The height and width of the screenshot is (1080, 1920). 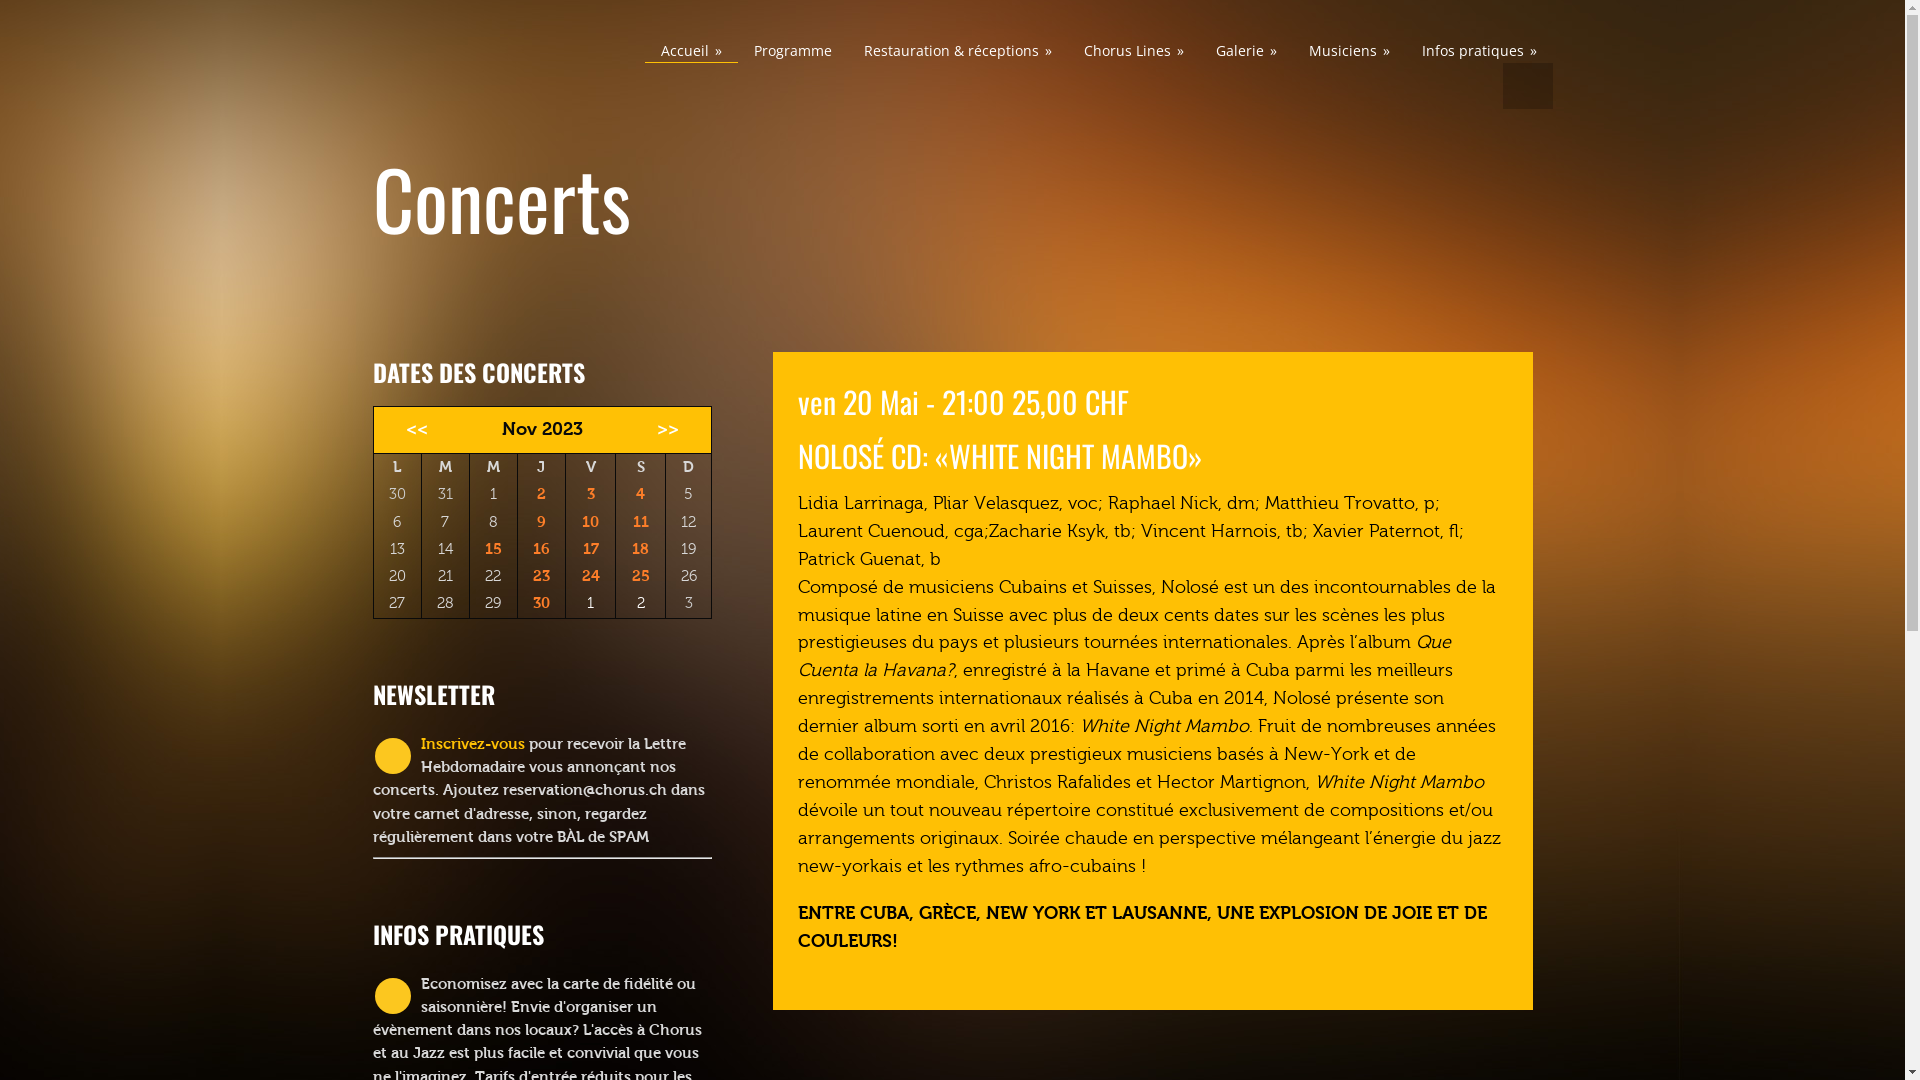 I want to click on '15', so click(x=484, y=548).